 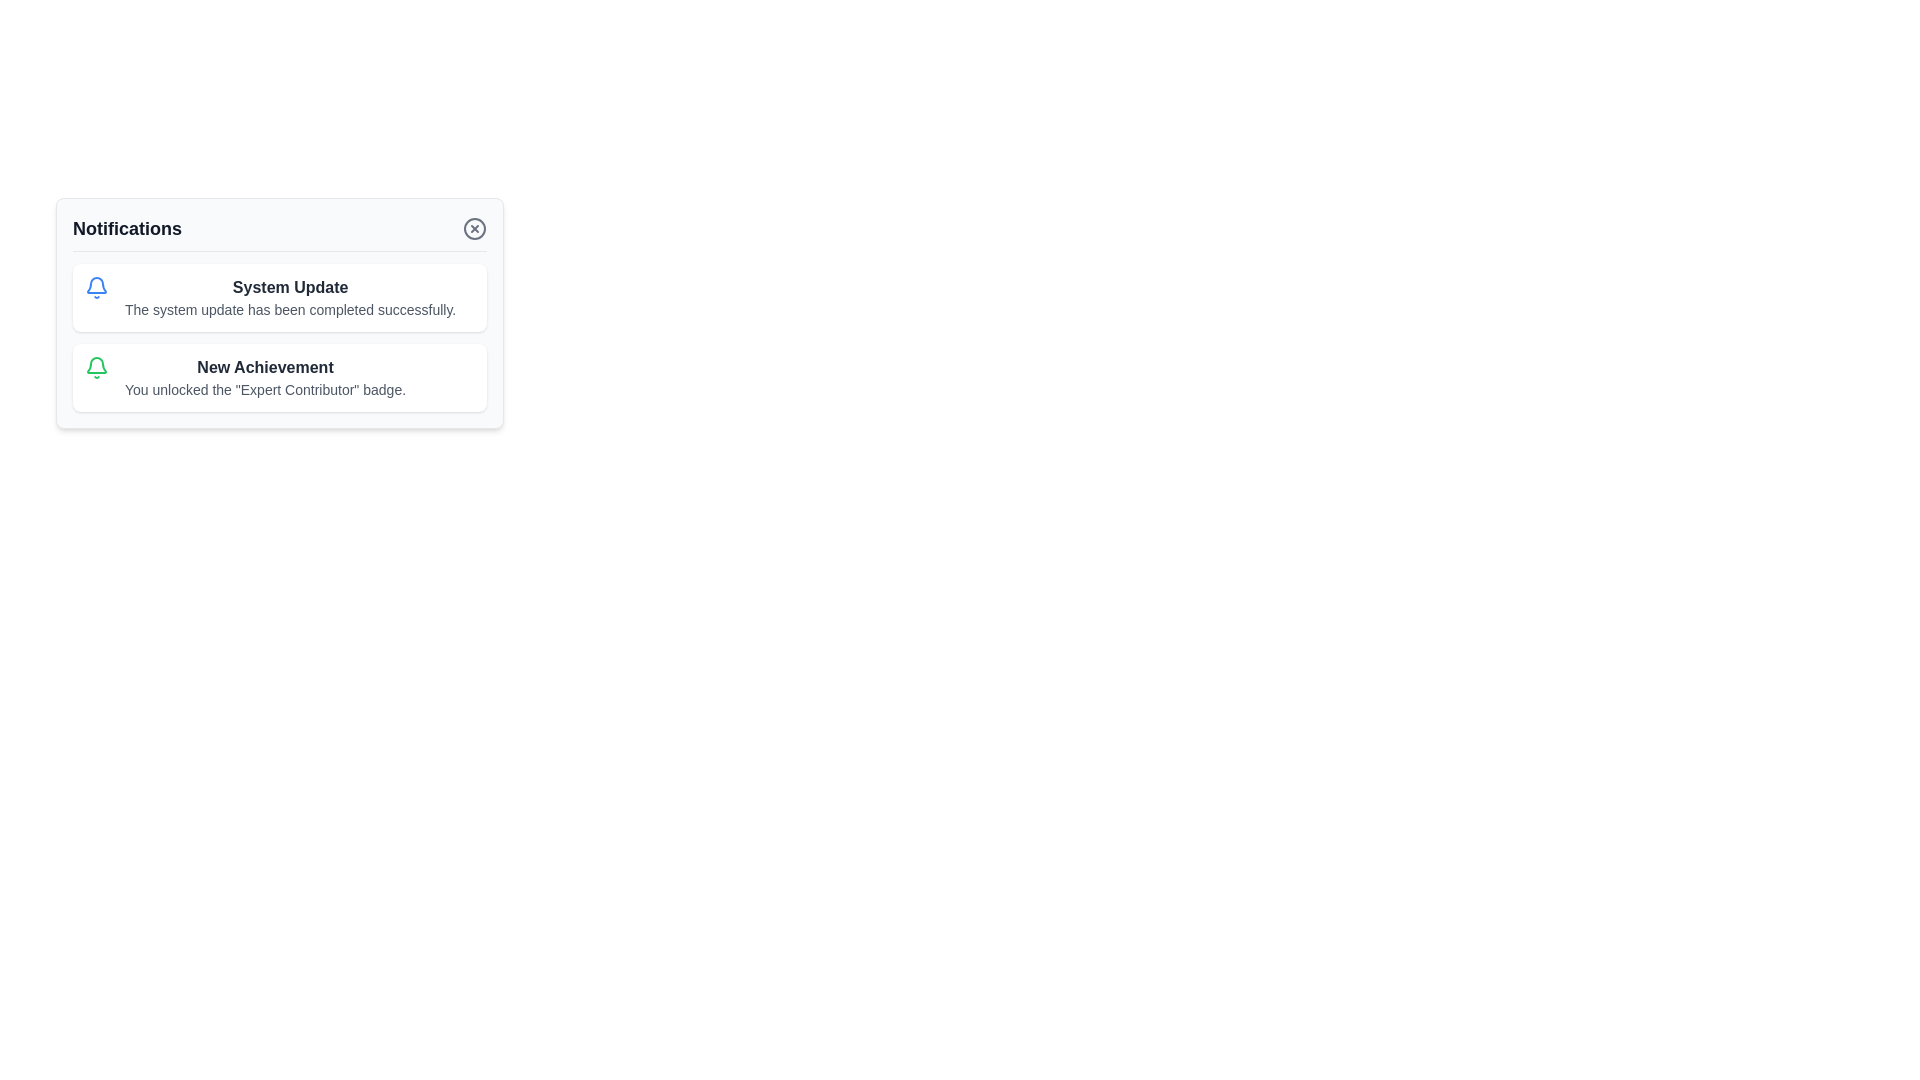 What do you see at coordinates (95, 365) in the screenshot?
I see `the visual design of the bottom part of the notification bell icon located next to the 'System Update' label in the 'Notifications' panel` at bounding box center [95, 365].